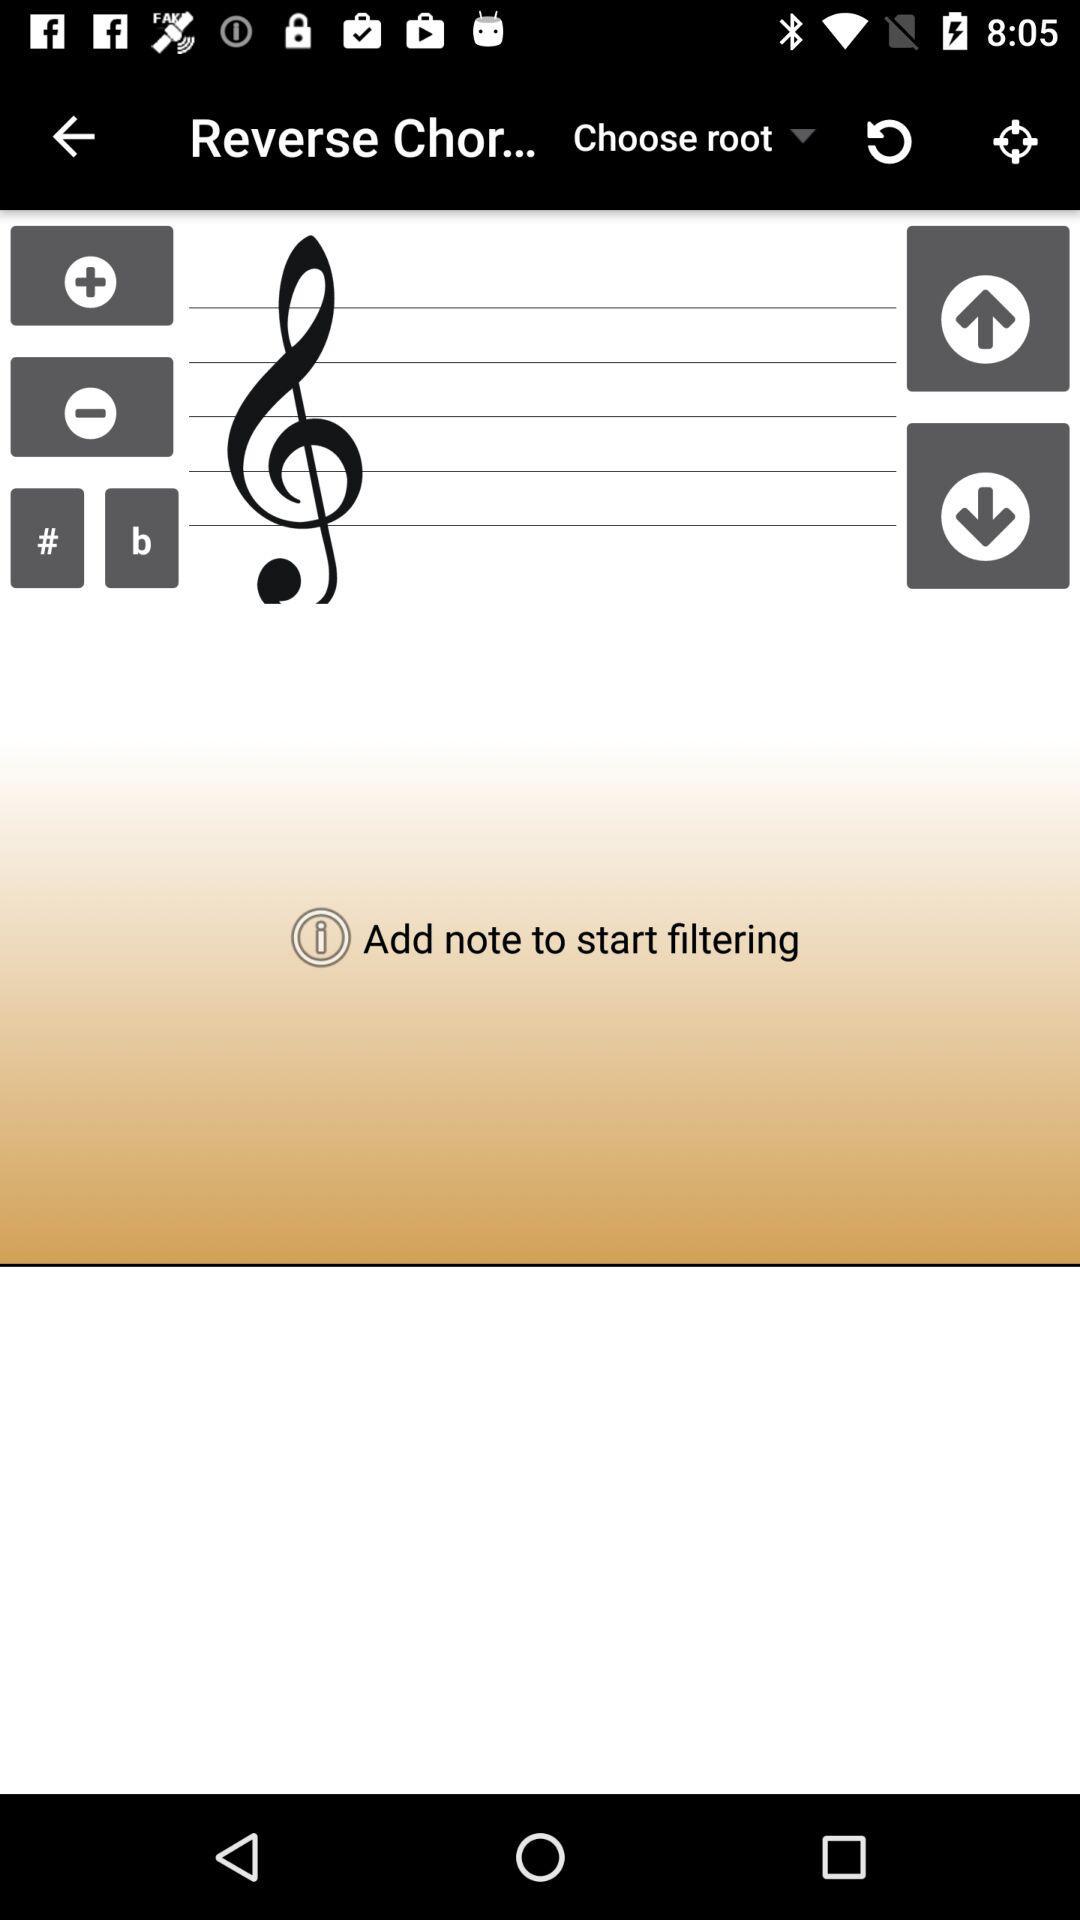 The height and width of the screenshot is (1920, 1080). Describe the element at coordinates (72, 135) in the screenshot. I see `the icon to the left of the reverse chord lookup item` at that location.